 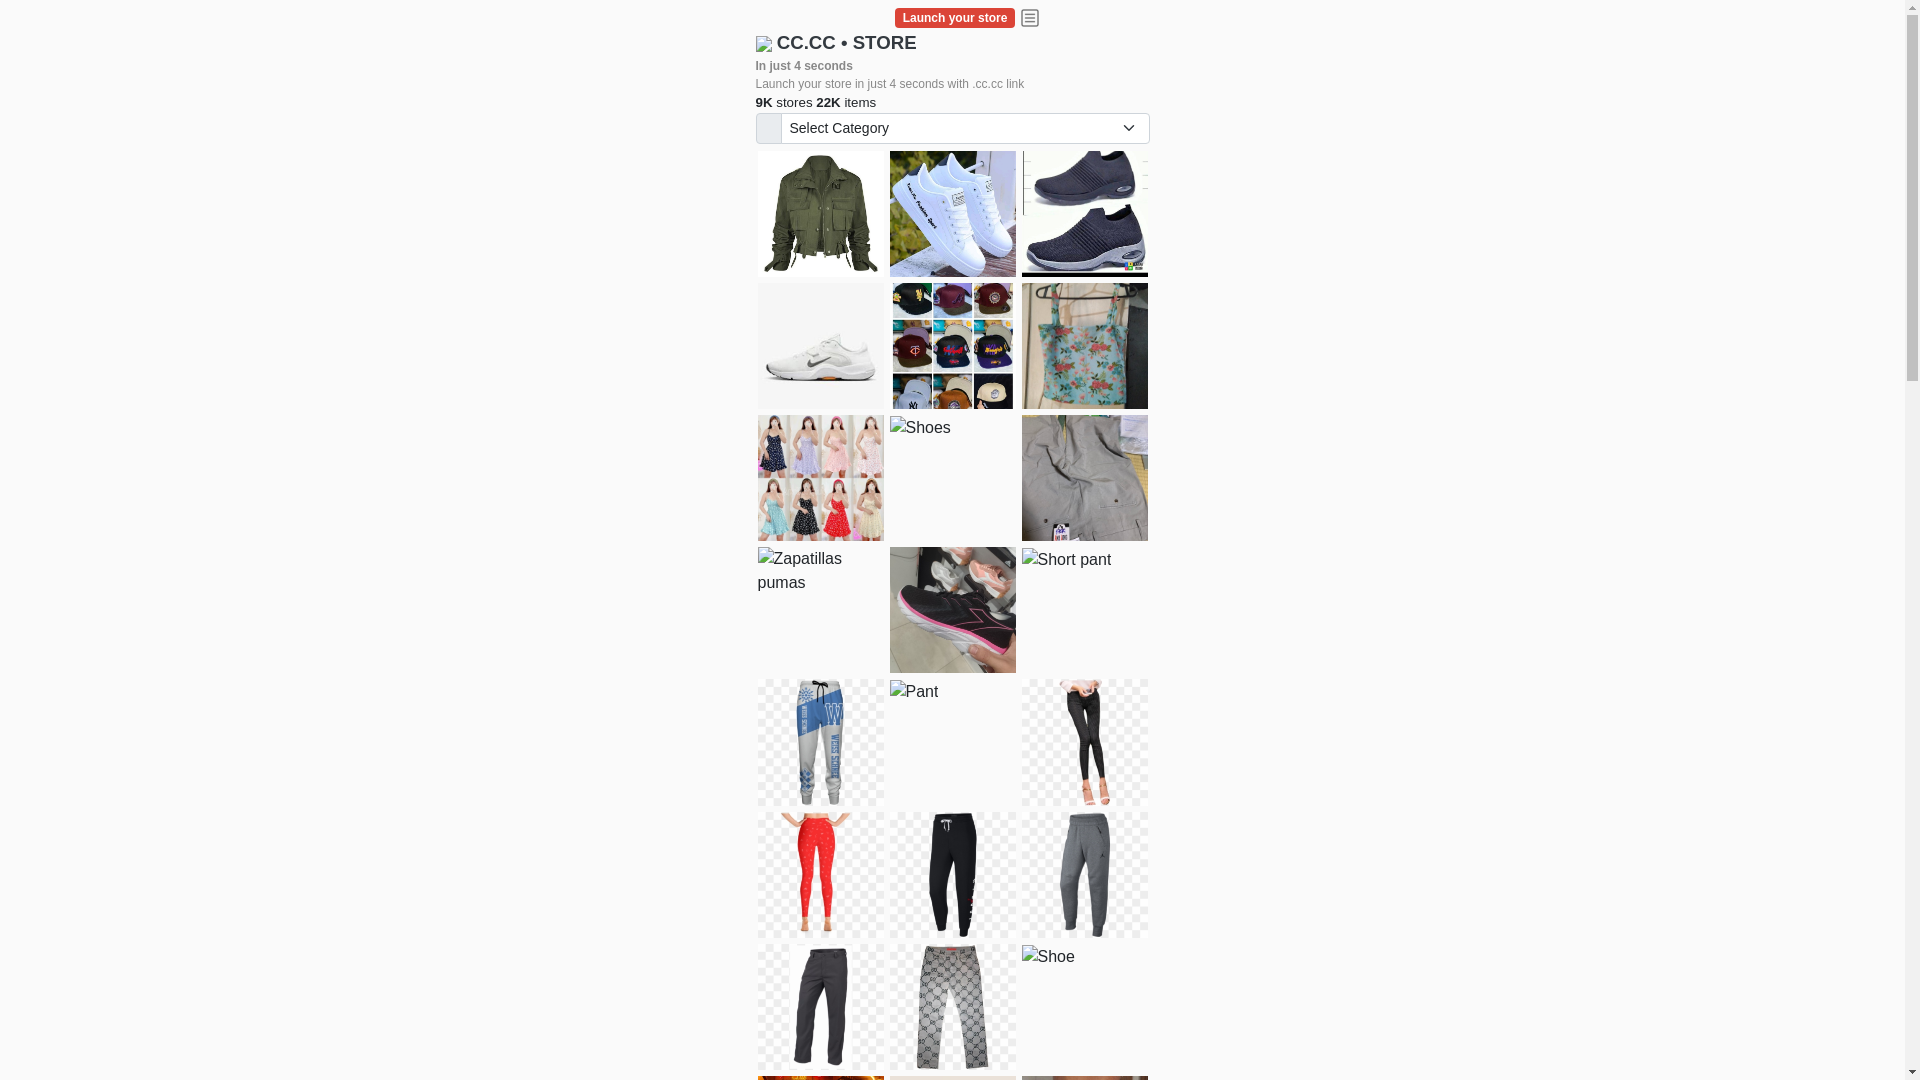 I want to click on 'Dress/square nect top', so click(x=820, y=478).